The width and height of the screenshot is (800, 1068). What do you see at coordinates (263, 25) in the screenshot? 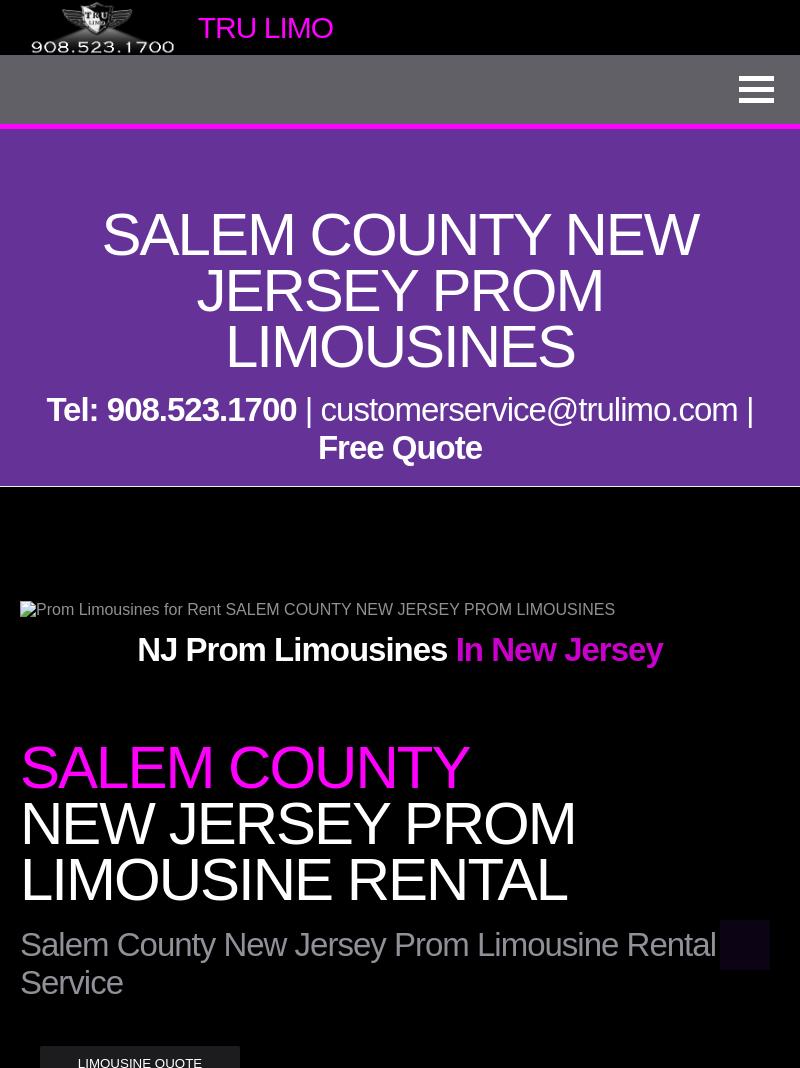
I see `'TRU LIMO'` at bounding box center [263, 25].